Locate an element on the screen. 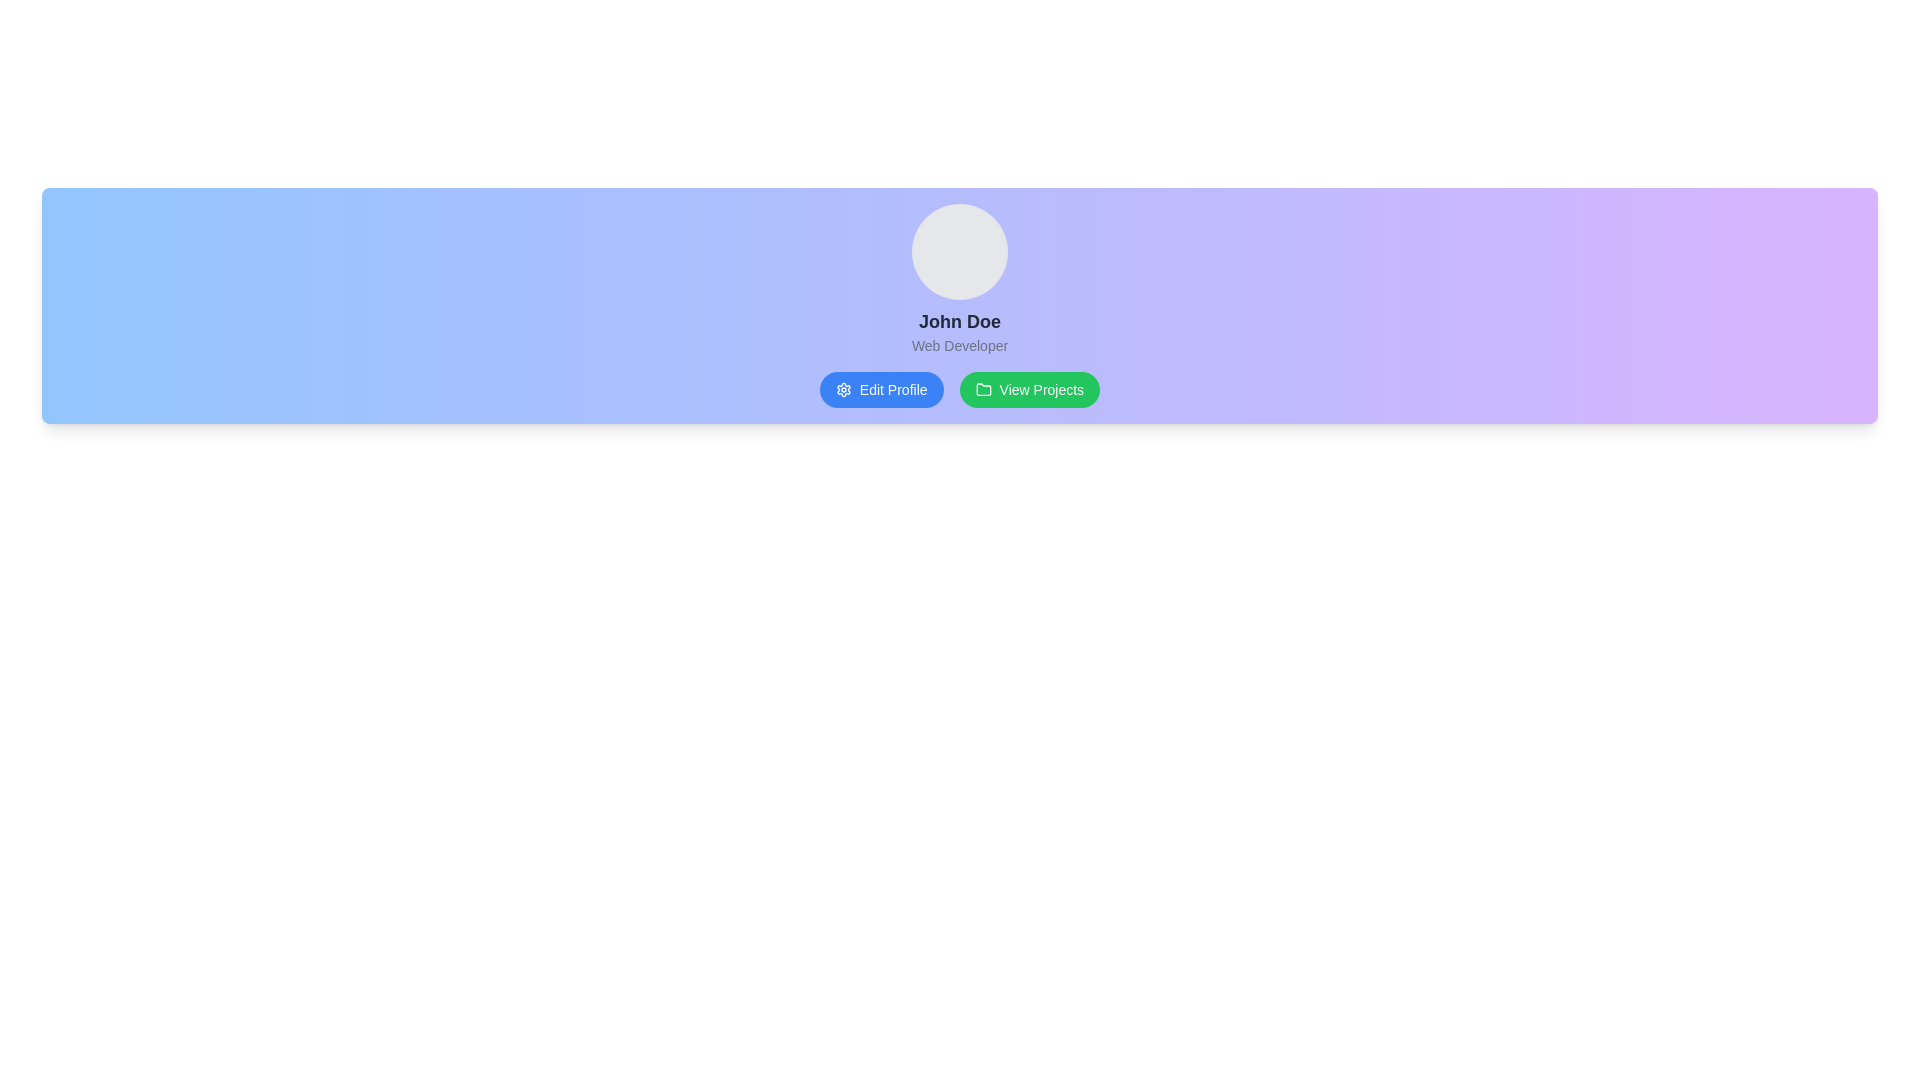 The image size is (1920, 1080). the gear-shaped icon located to the left of the 'Edit Profile' button, which is part of a blue button in the bottom-center of the interface is located at coordinates (843, 389).